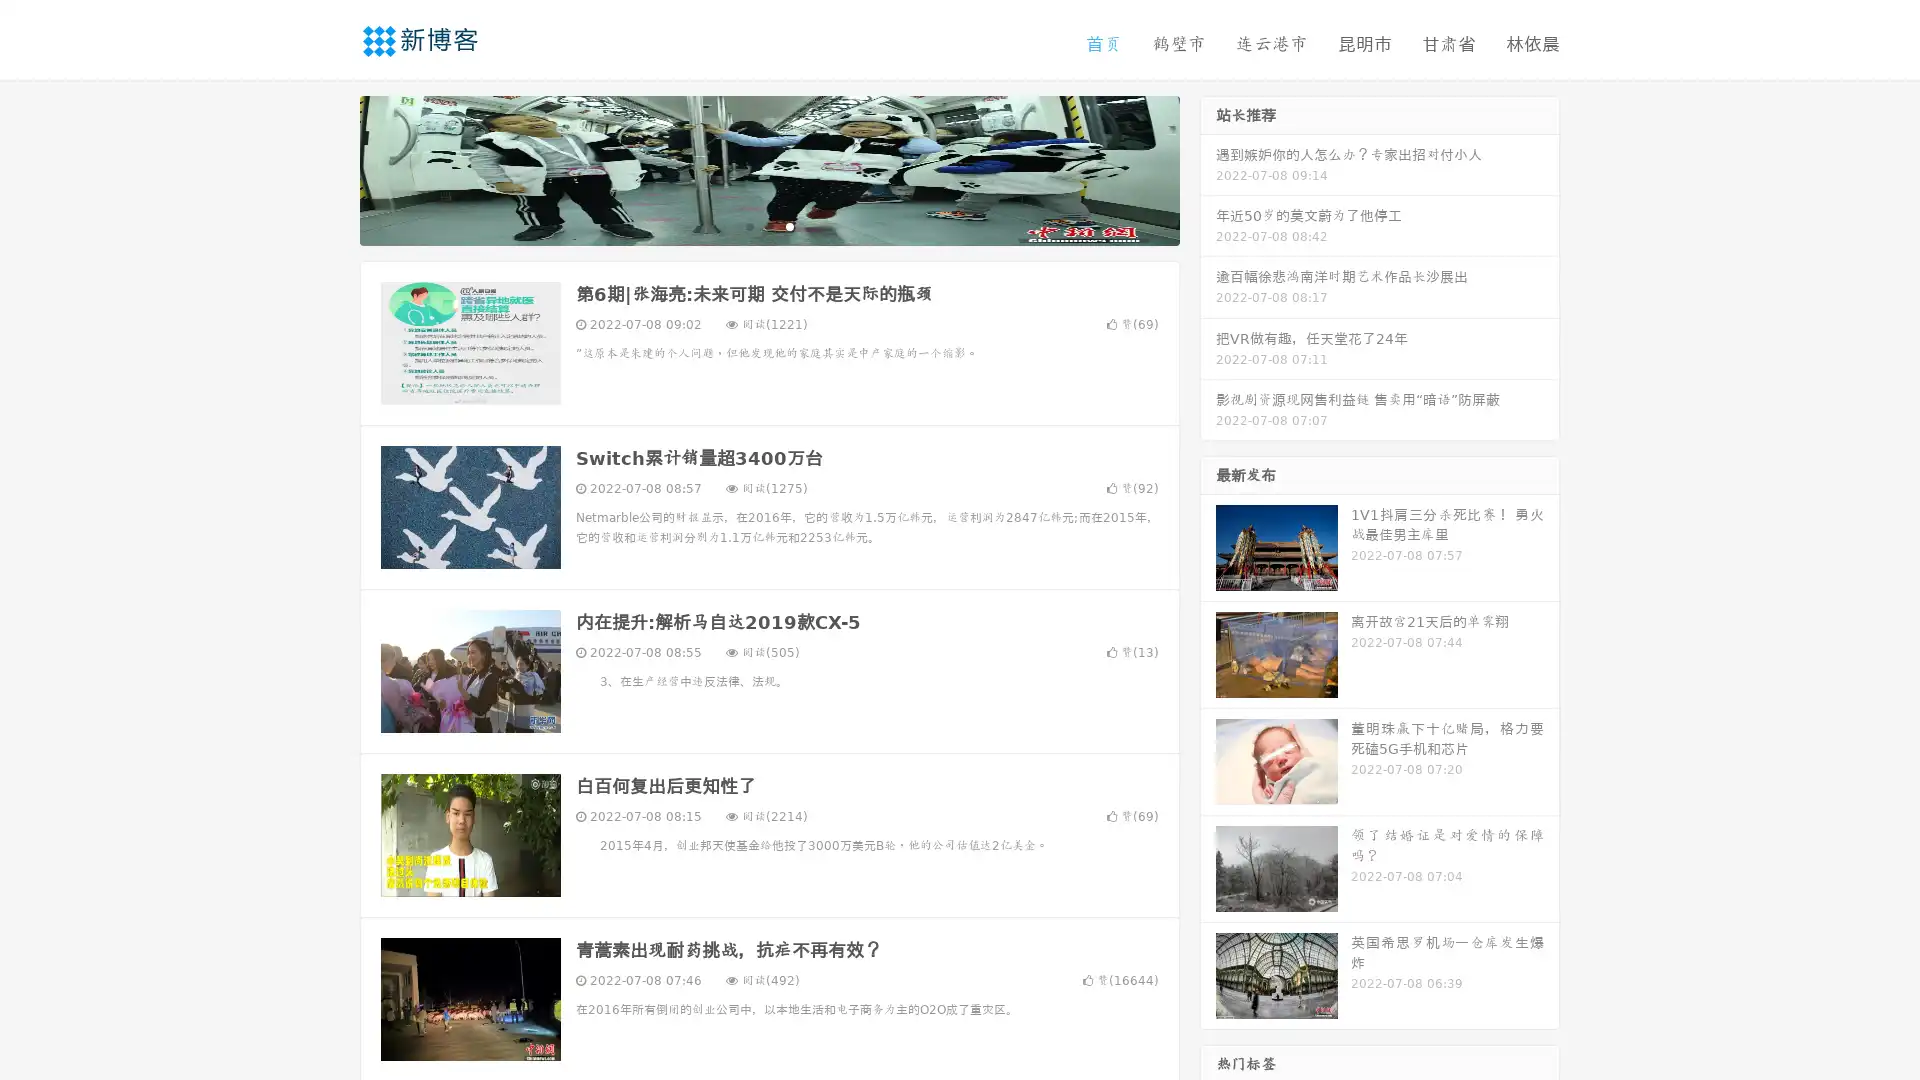 The height and width of the screenshot is (1080, 1920). What do you see at coordinates (768, 225) in the screenshot?
I see `Go to slide 2` at bounding box center [768, 225].